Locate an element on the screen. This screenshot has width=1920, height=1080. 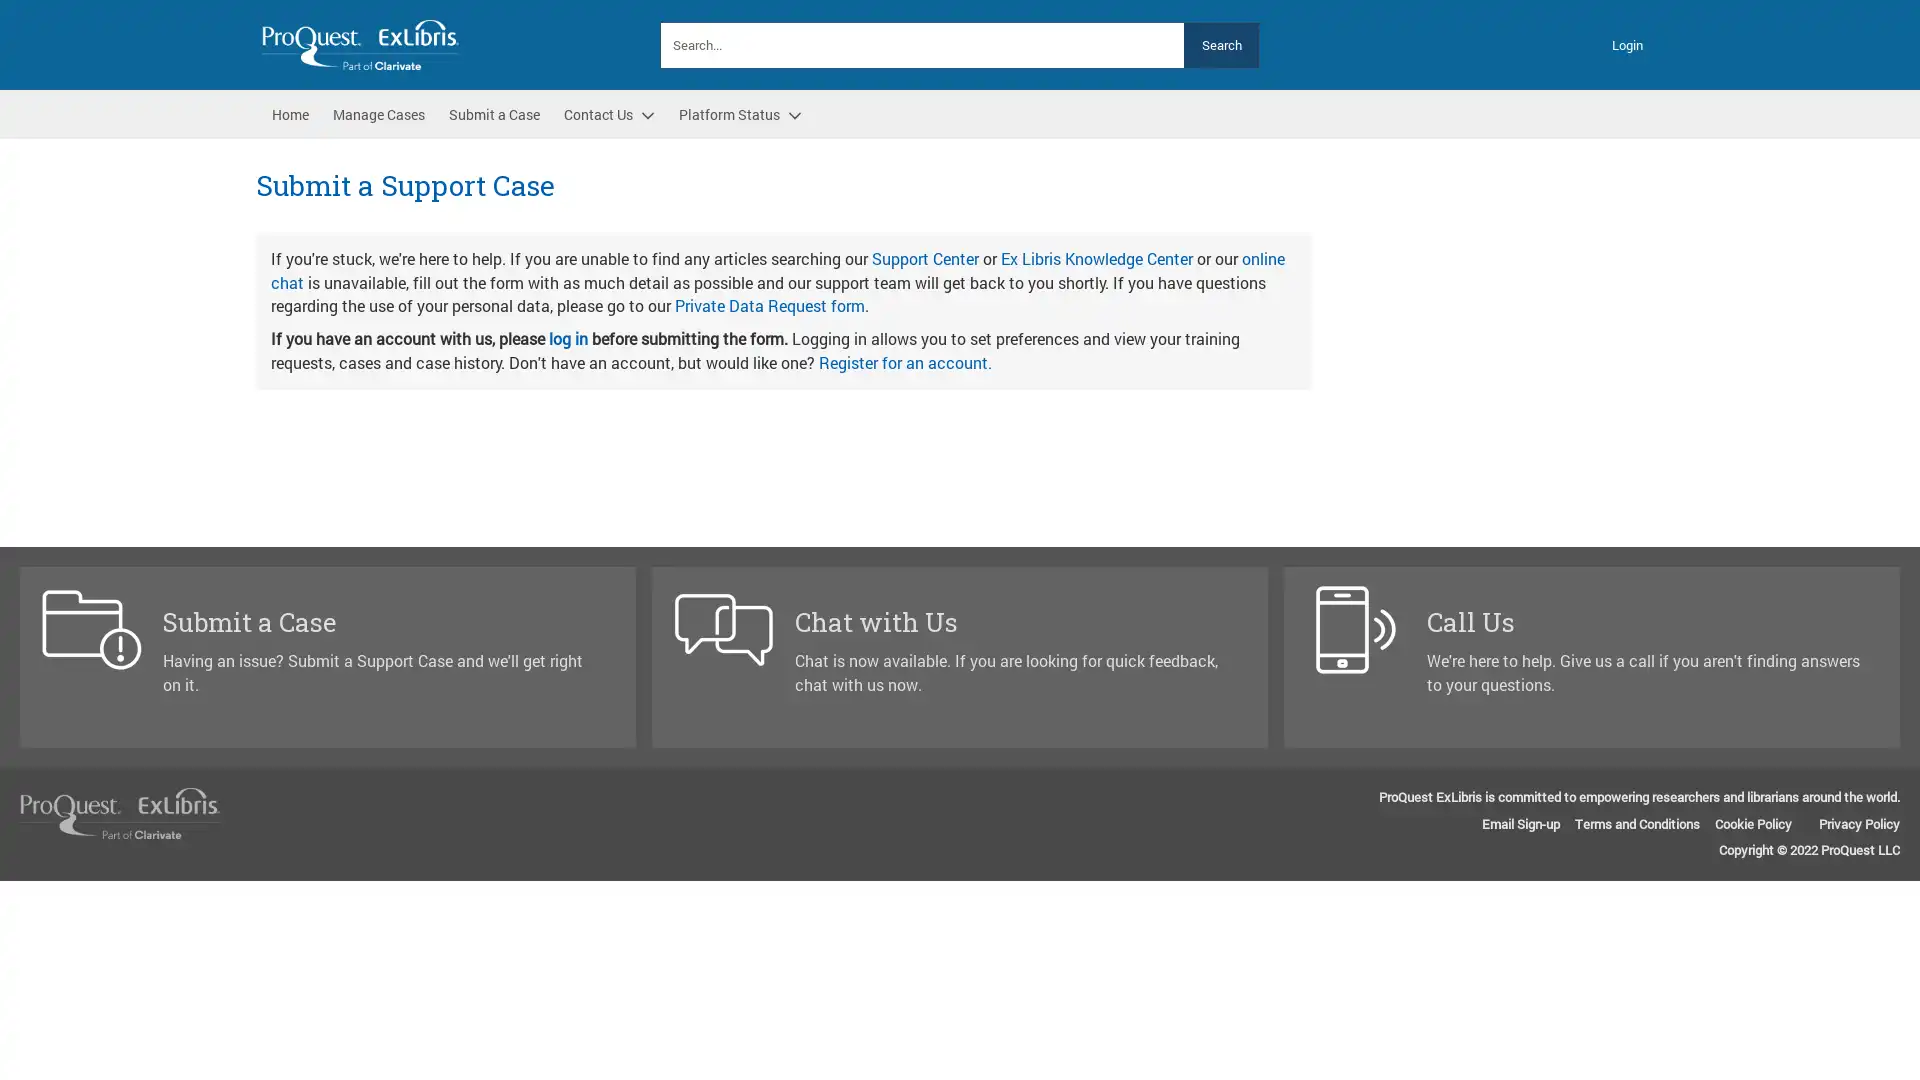
Contact Us is located at coordinates (608, 114).